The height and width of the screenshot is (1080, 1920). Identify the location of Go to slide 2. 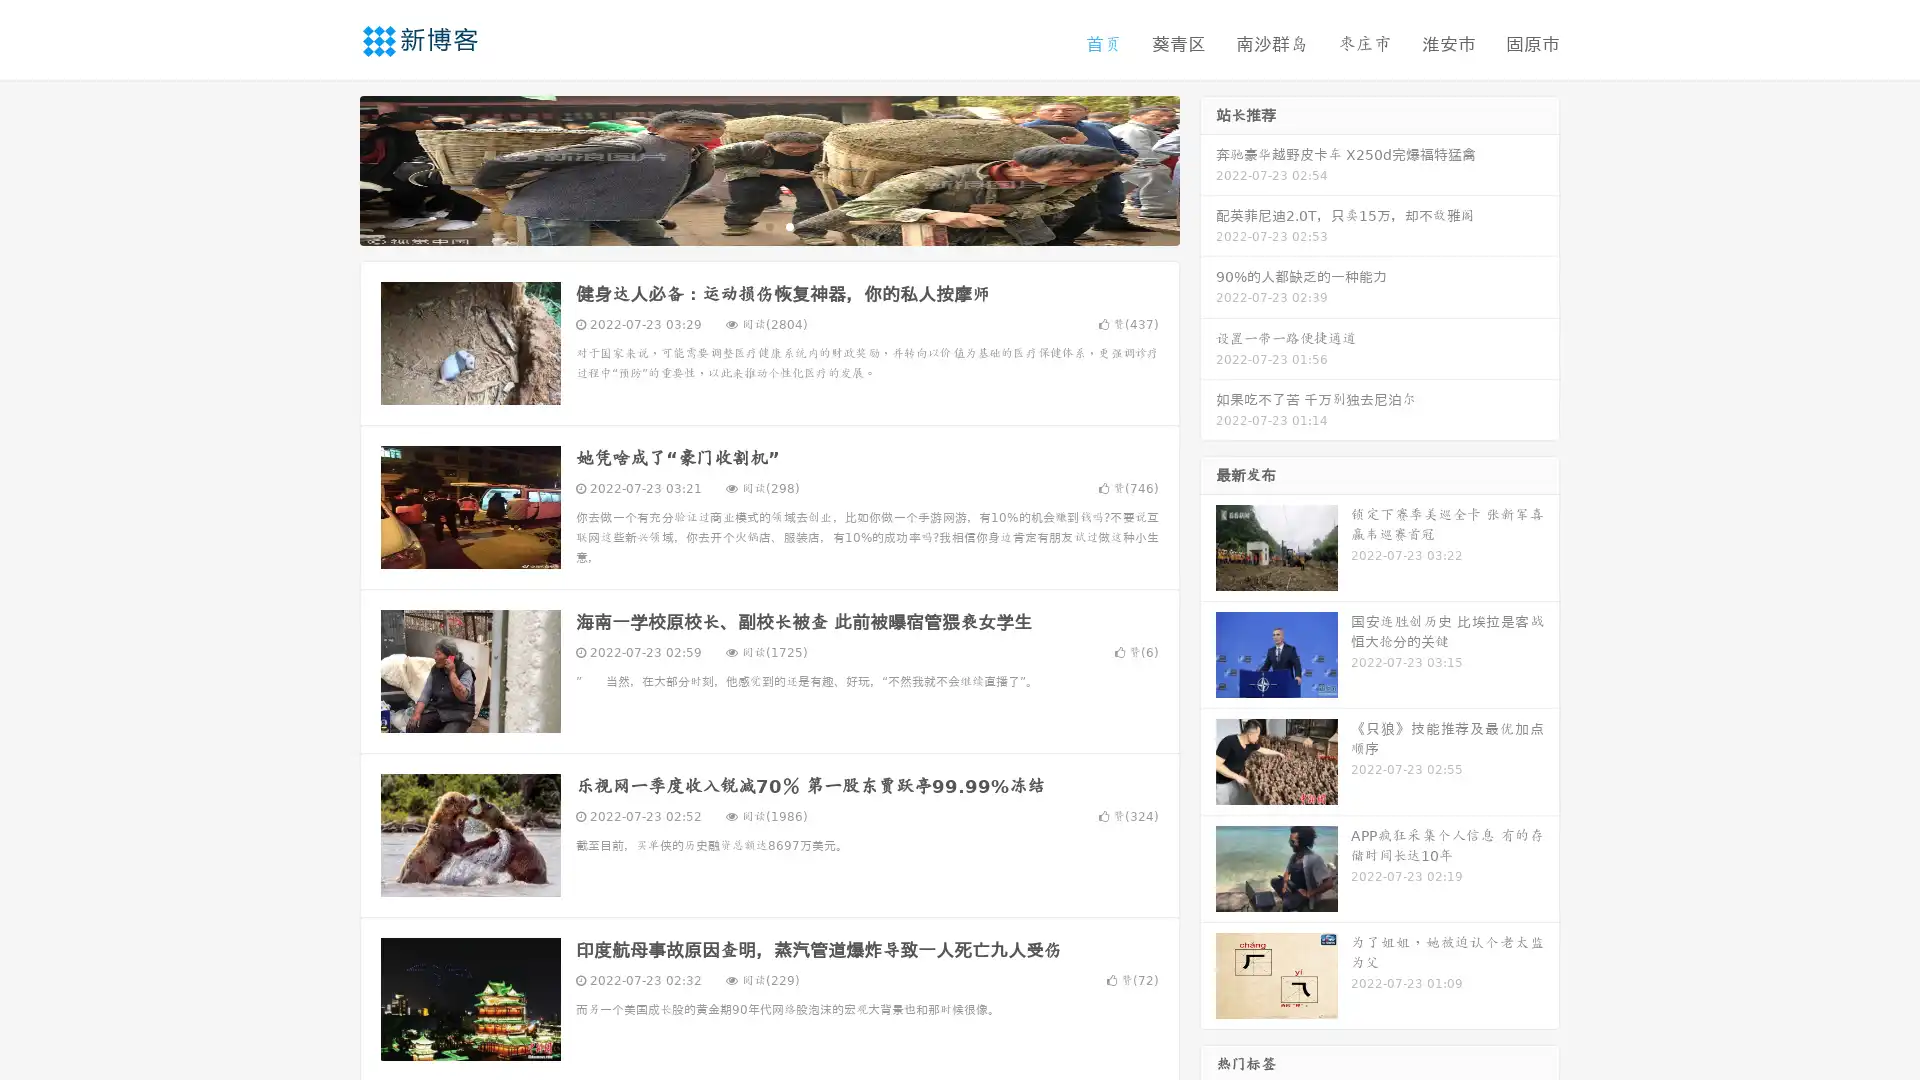
(768, 225).